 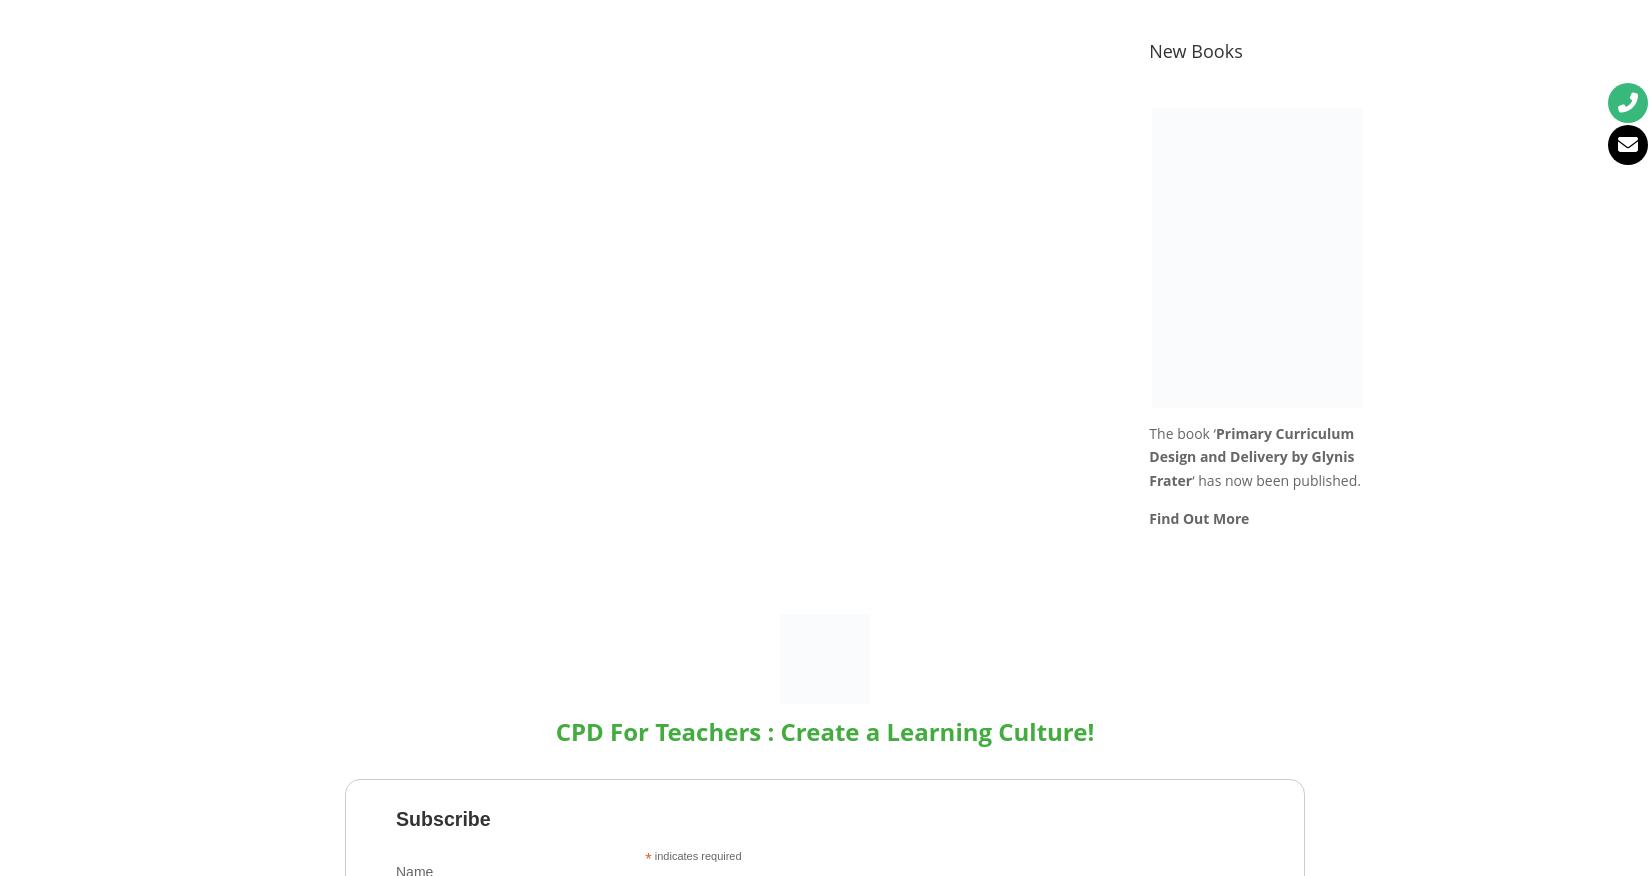 I want to click on 'Primary Curriculum Design and Delivery by Glynis Frater', so click(x=1250, y=455).